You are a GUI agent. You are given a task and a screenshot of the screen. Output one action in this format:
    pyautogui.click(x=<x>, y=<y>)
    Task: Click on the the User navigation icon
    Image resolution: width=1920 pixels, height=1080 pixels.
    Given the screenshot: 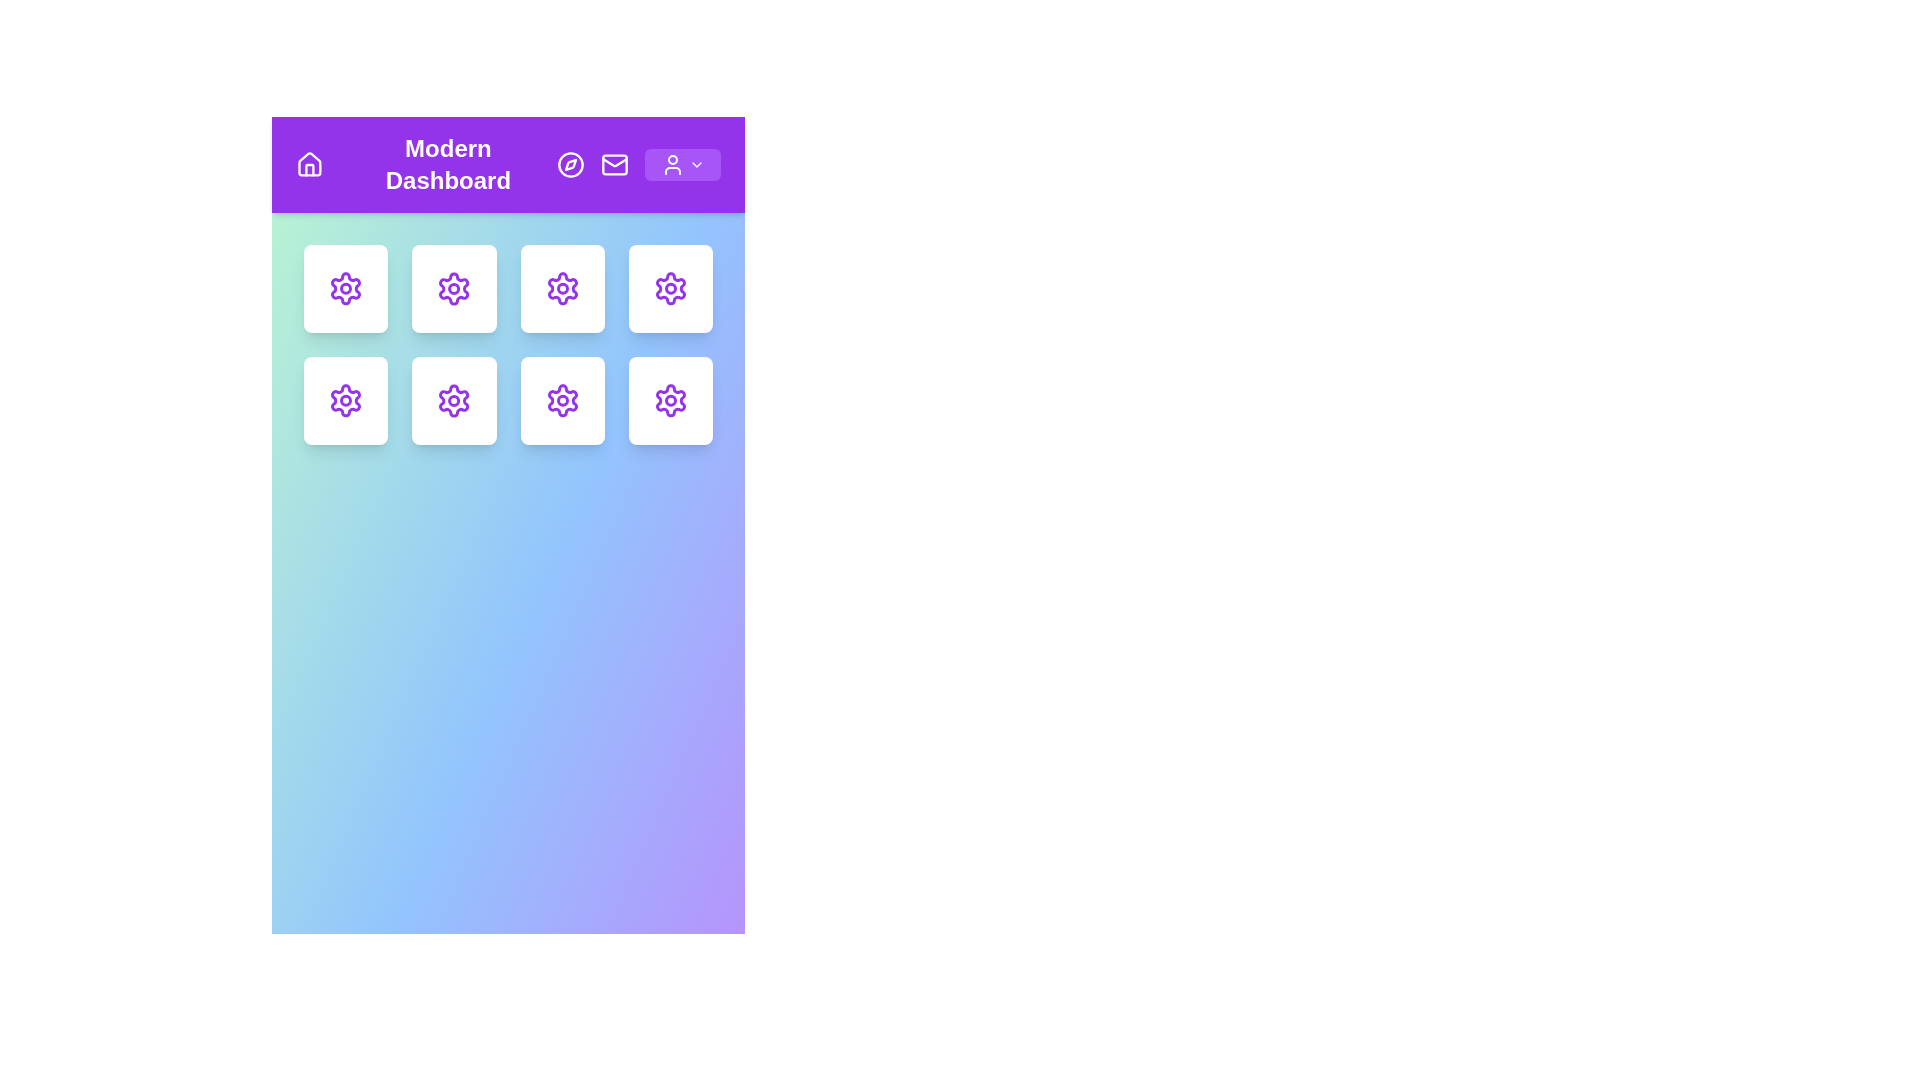 What is the action you would take?
    pyautogui.click(x=672, y=164)
    